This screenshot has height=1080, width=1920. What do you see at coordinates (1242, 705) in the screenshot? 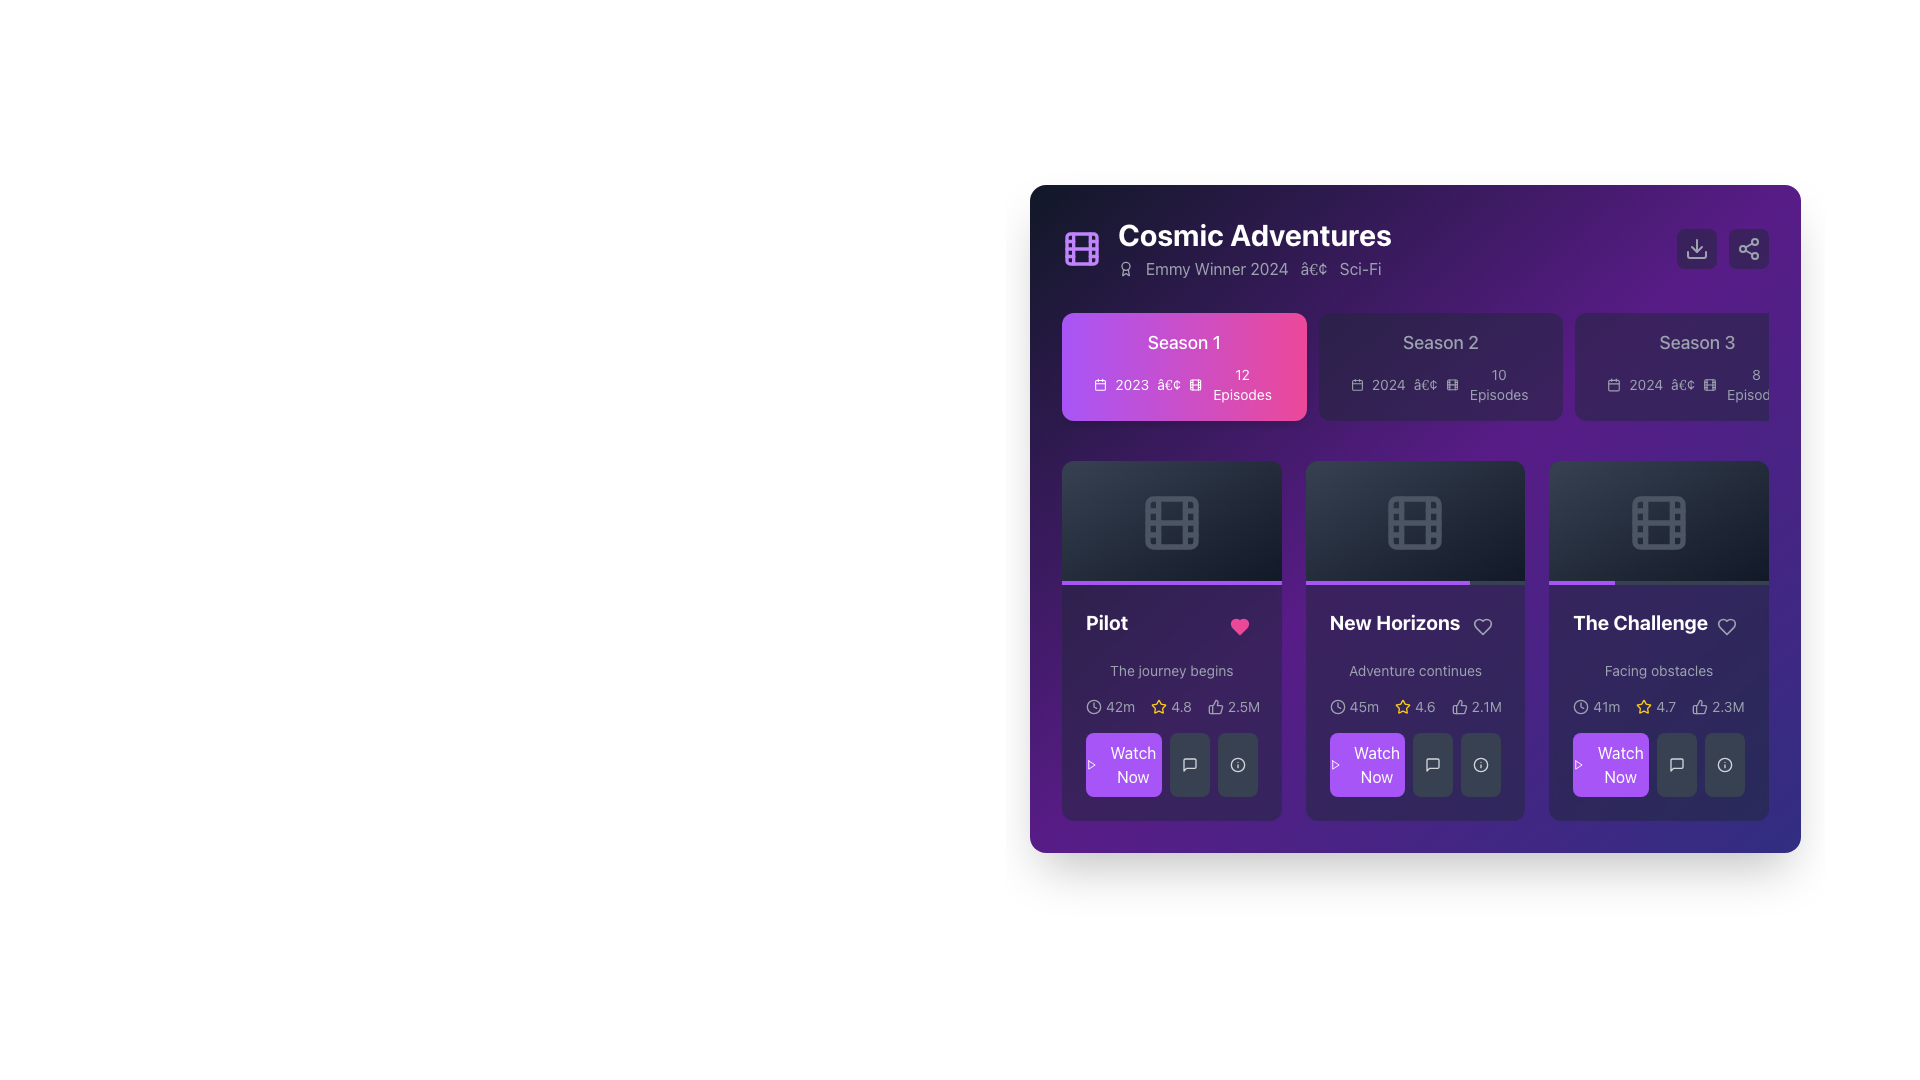
I see `the text label displaying '2.5M' which is part of the 'Pilot' card at the bottom section, located in the first column of a three-column layout` at bounding box center [1242, 705].